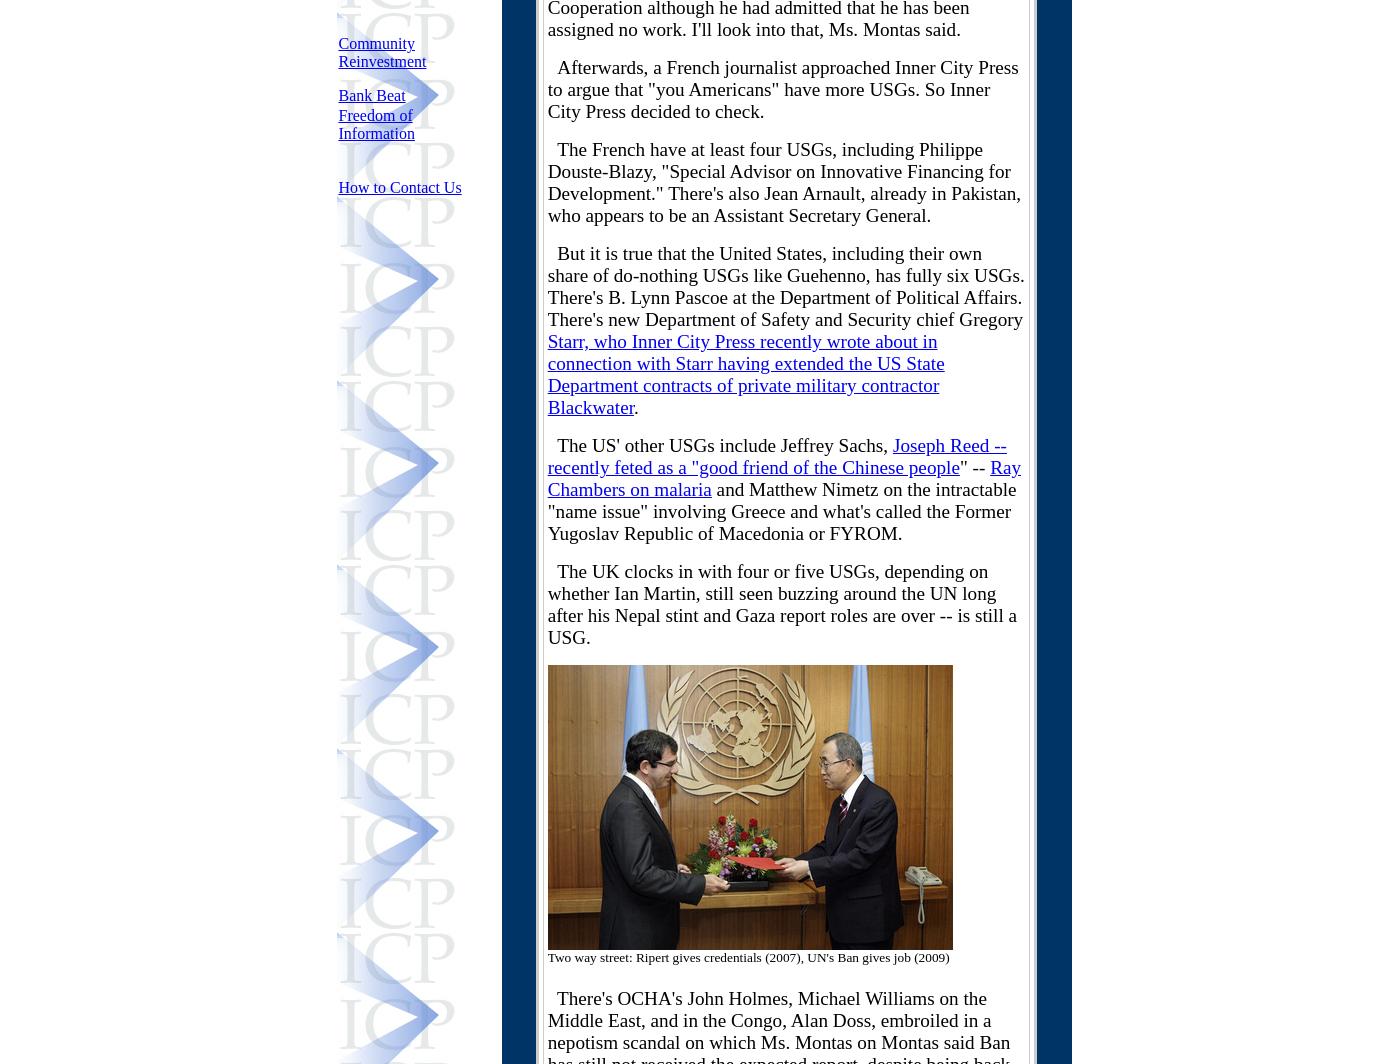 This screenshot has width=1400, height=1064. What do you see at coordinates (748, 957) in the screenshot?
I see `'Two way street: Ripert gives credentials
(2007), UN's Ban gives job (2009)'` at bounding box center [748, 957].